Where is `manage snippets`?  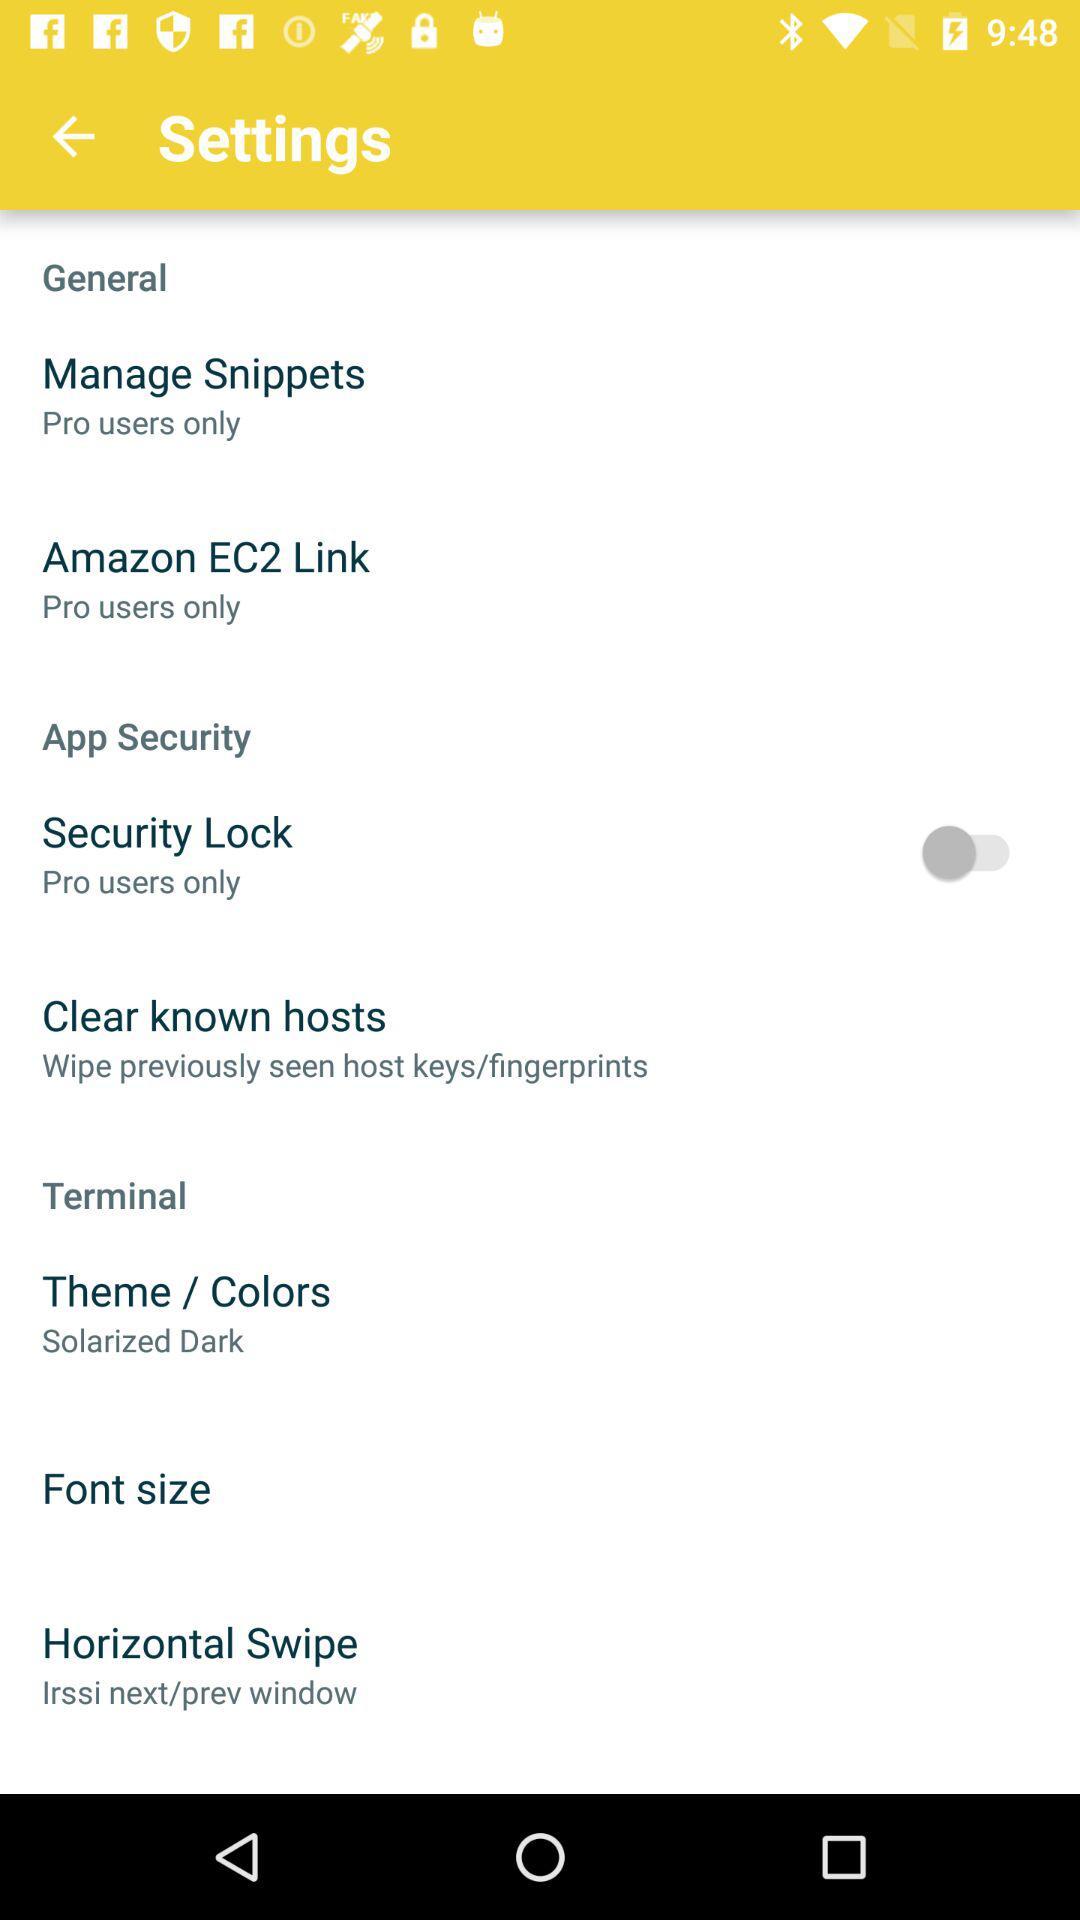
manage snippets is located at coordinates (204, 372).